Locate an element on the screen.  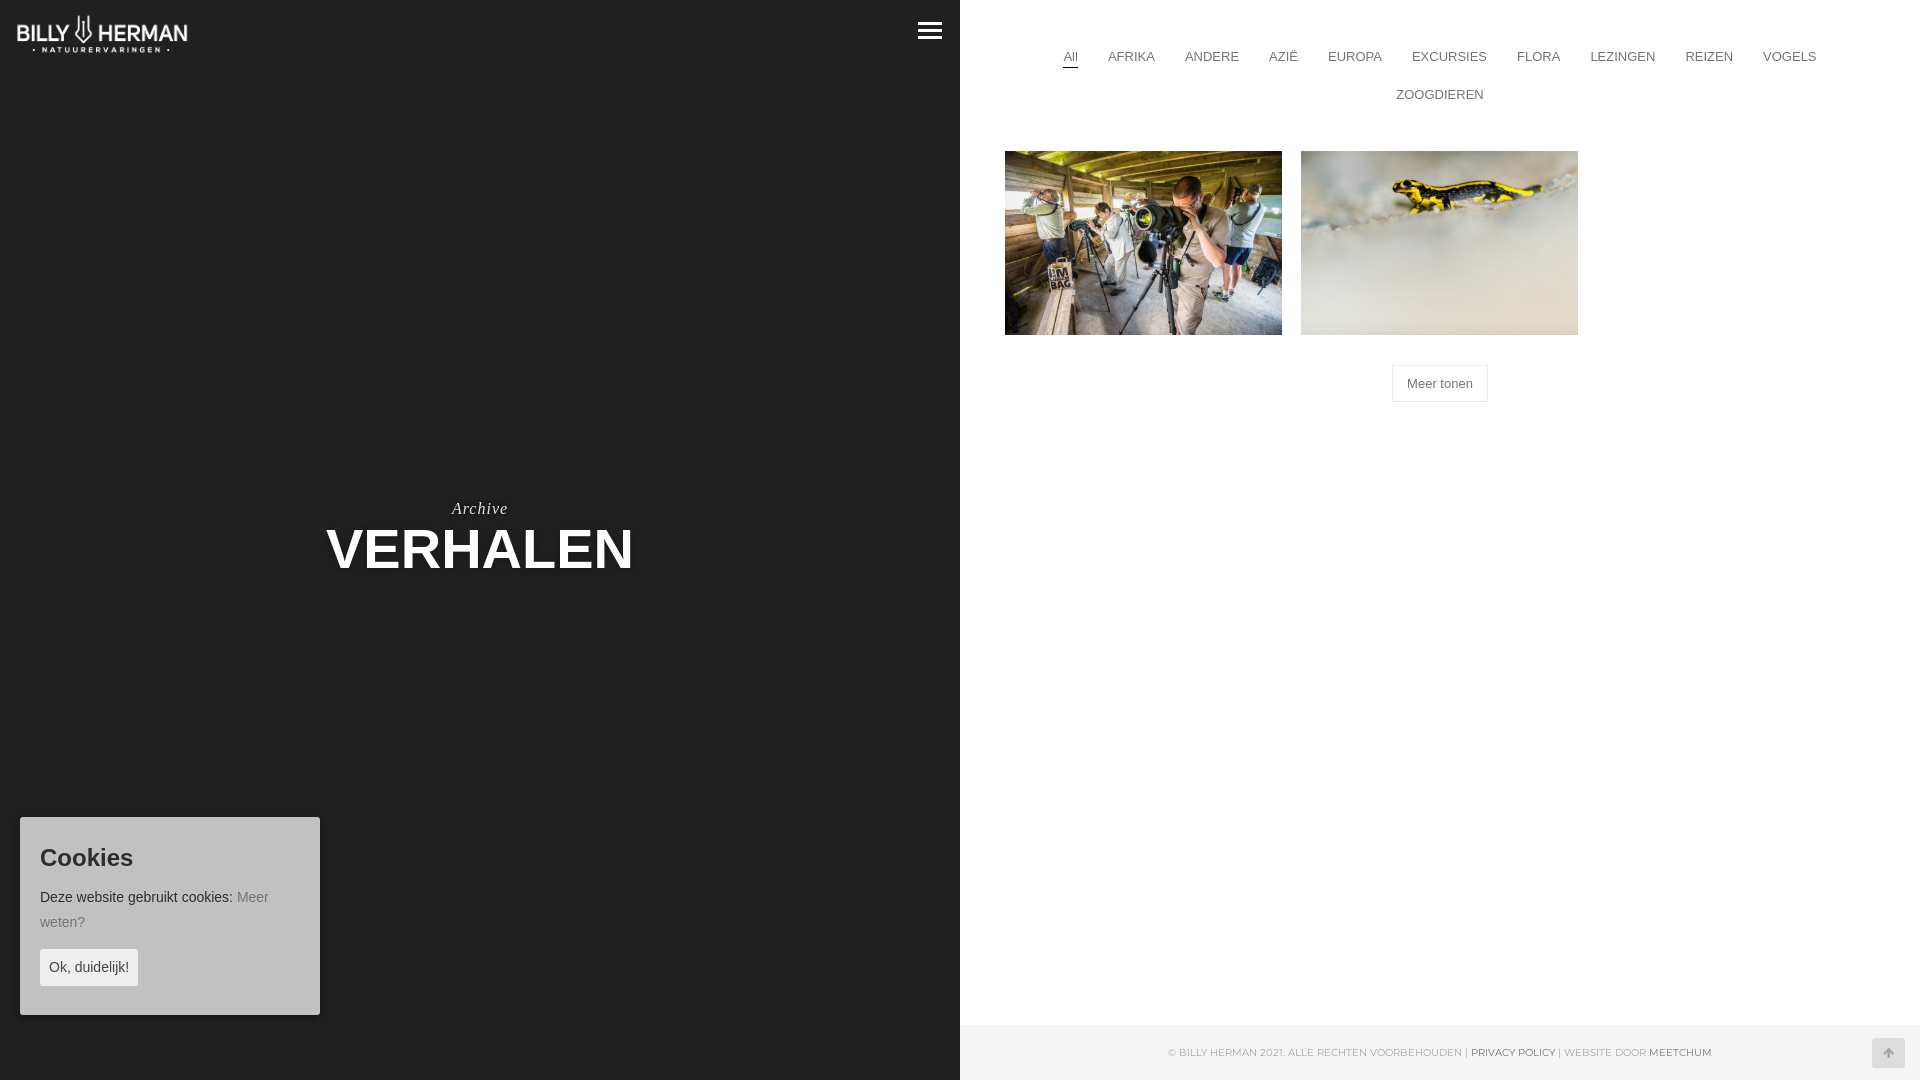
'ZOOGDIEREN' is located at coordinates (1438, 94).